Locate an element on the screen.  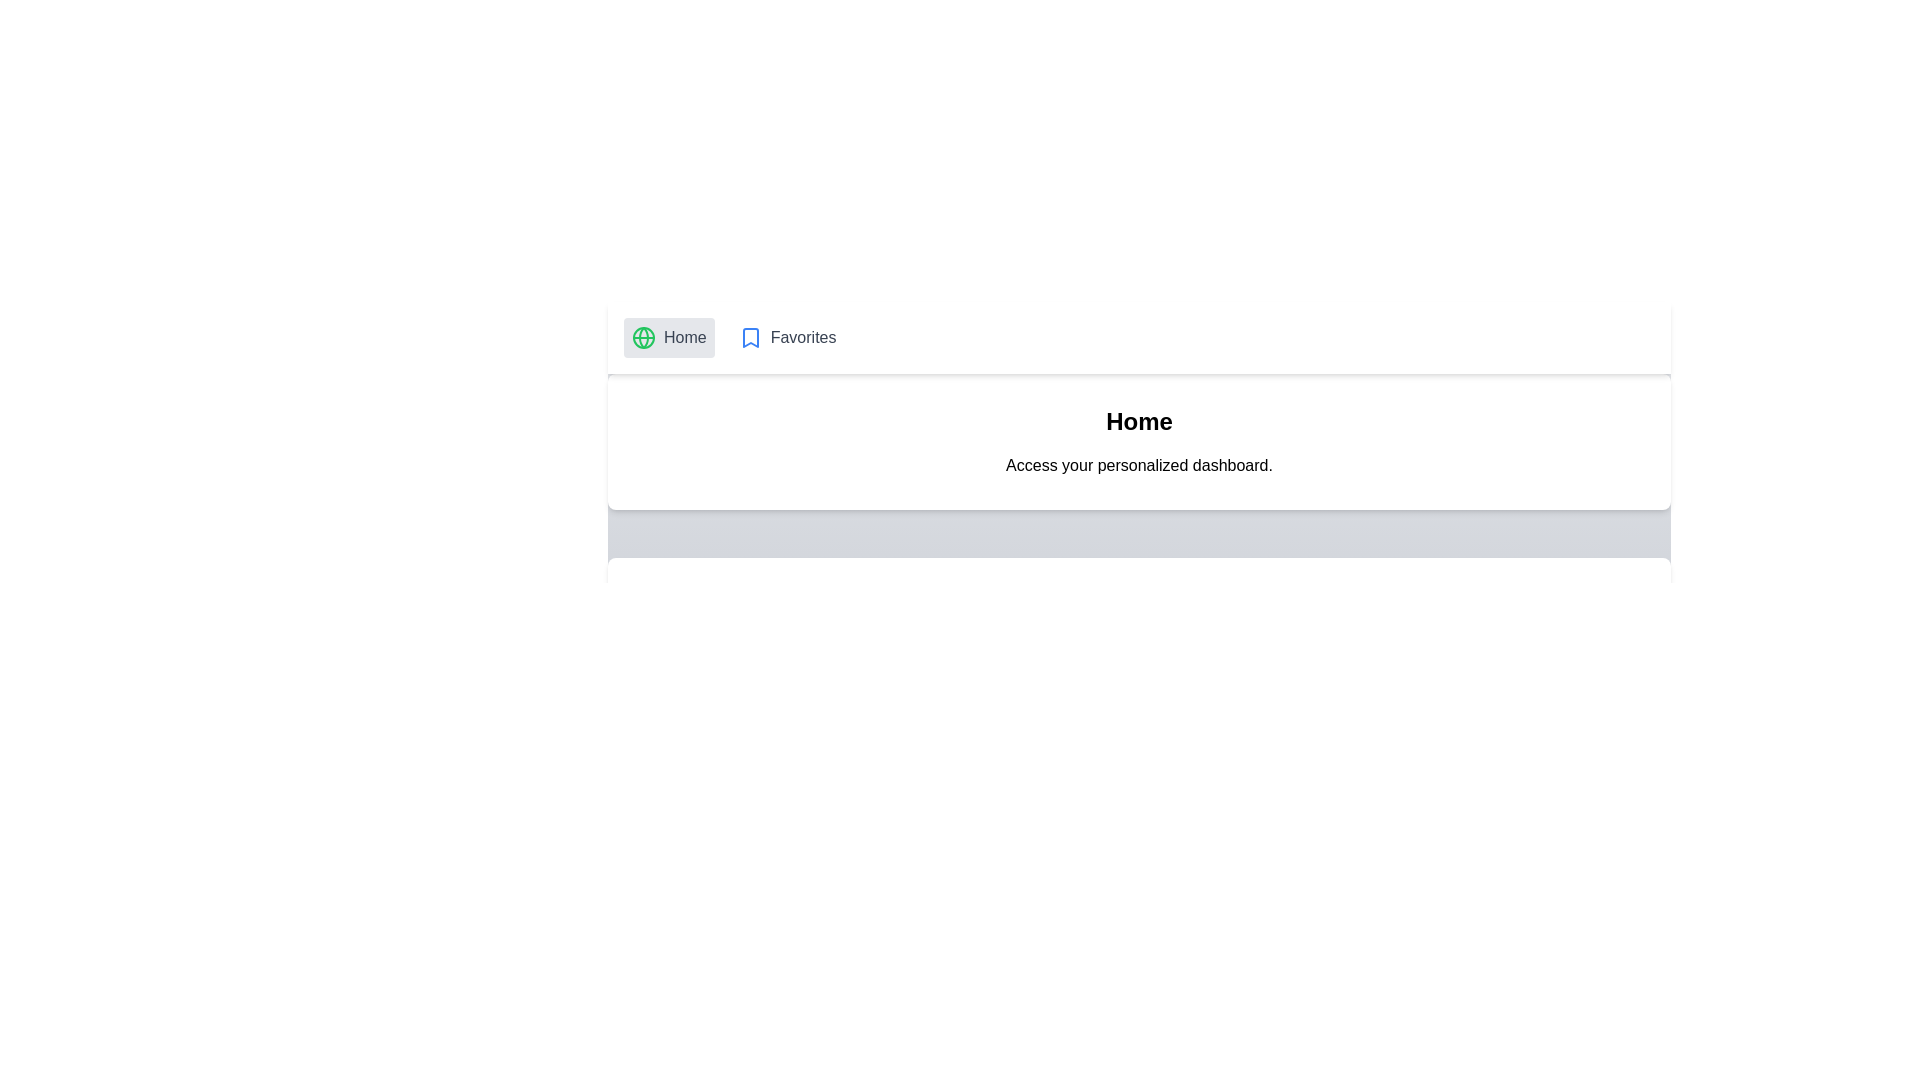
the blue minimalist bookmark icon located in the 'Favorites' section of the menu, positioned to the left of the text label 'Favorites' is located at coordinates (749, 337).